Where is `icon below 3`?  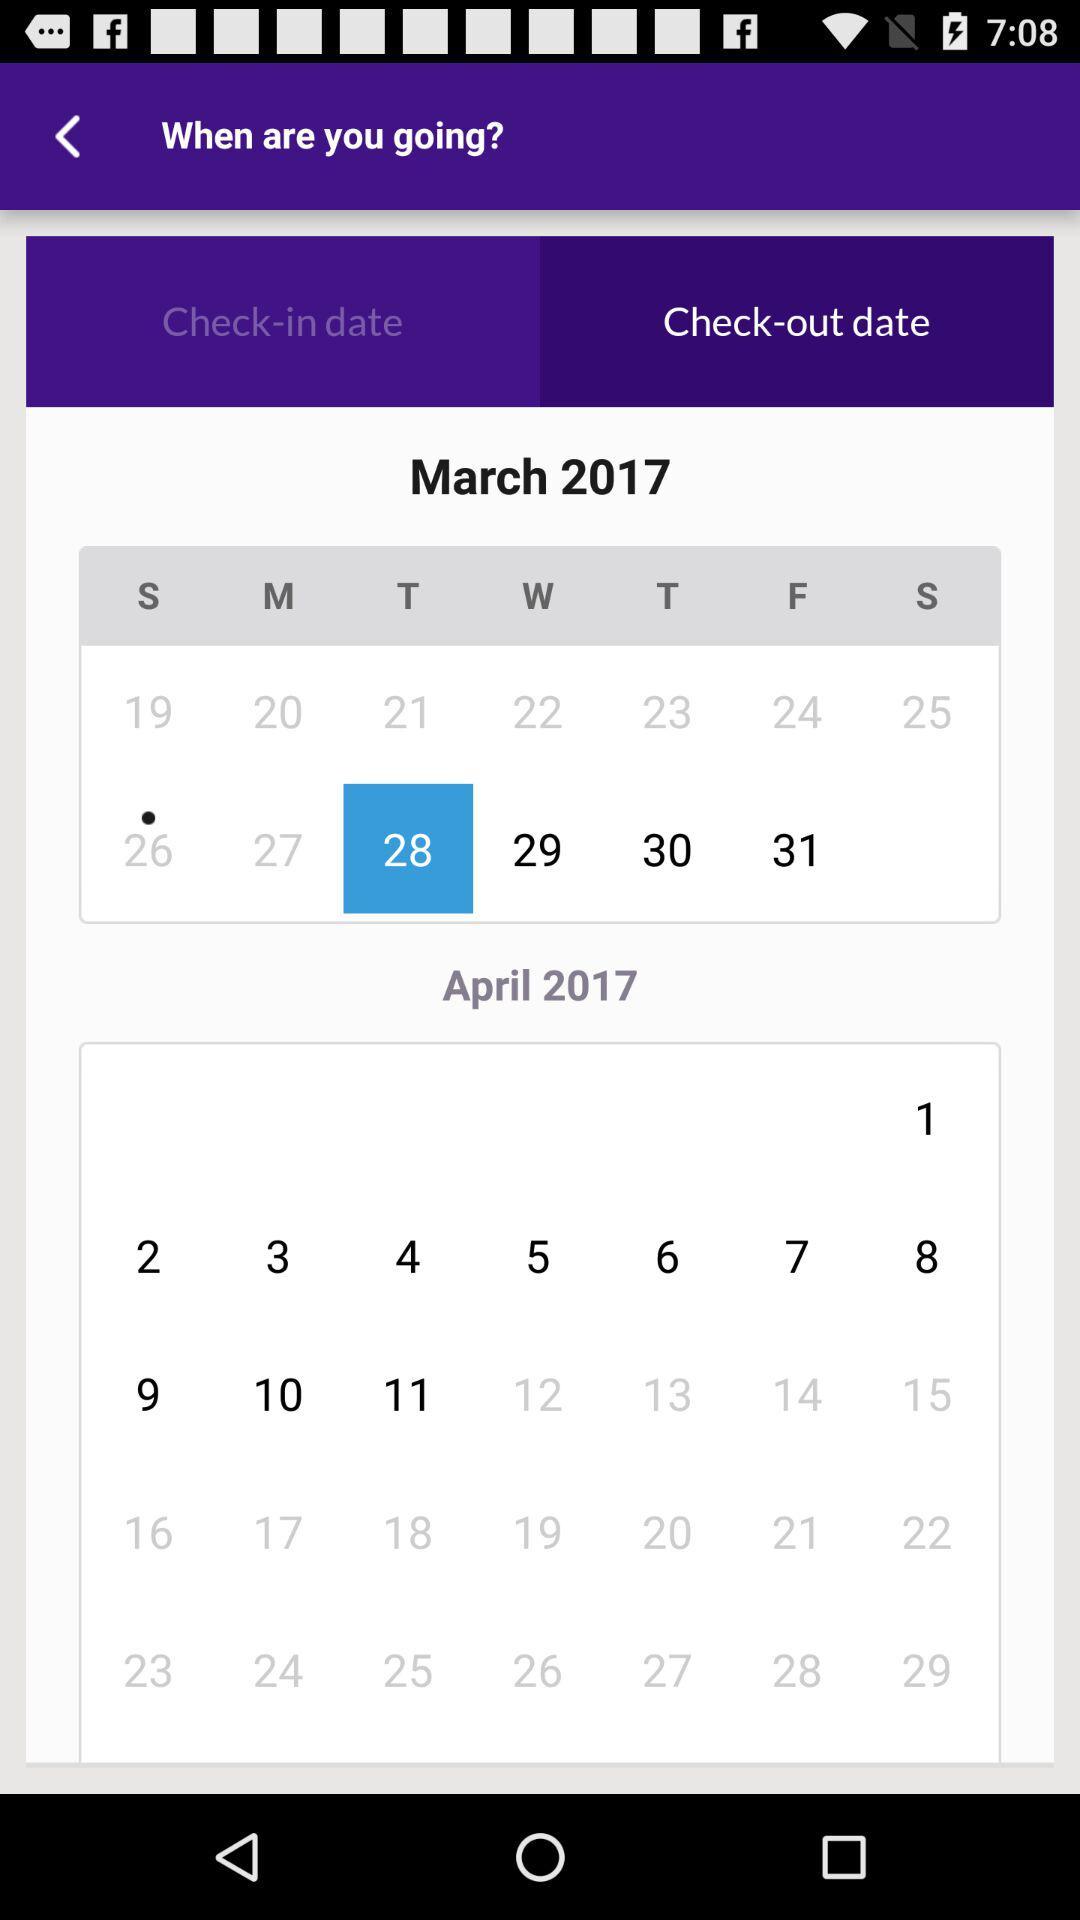
icon below 3 is located at coordinates (407, 1392).